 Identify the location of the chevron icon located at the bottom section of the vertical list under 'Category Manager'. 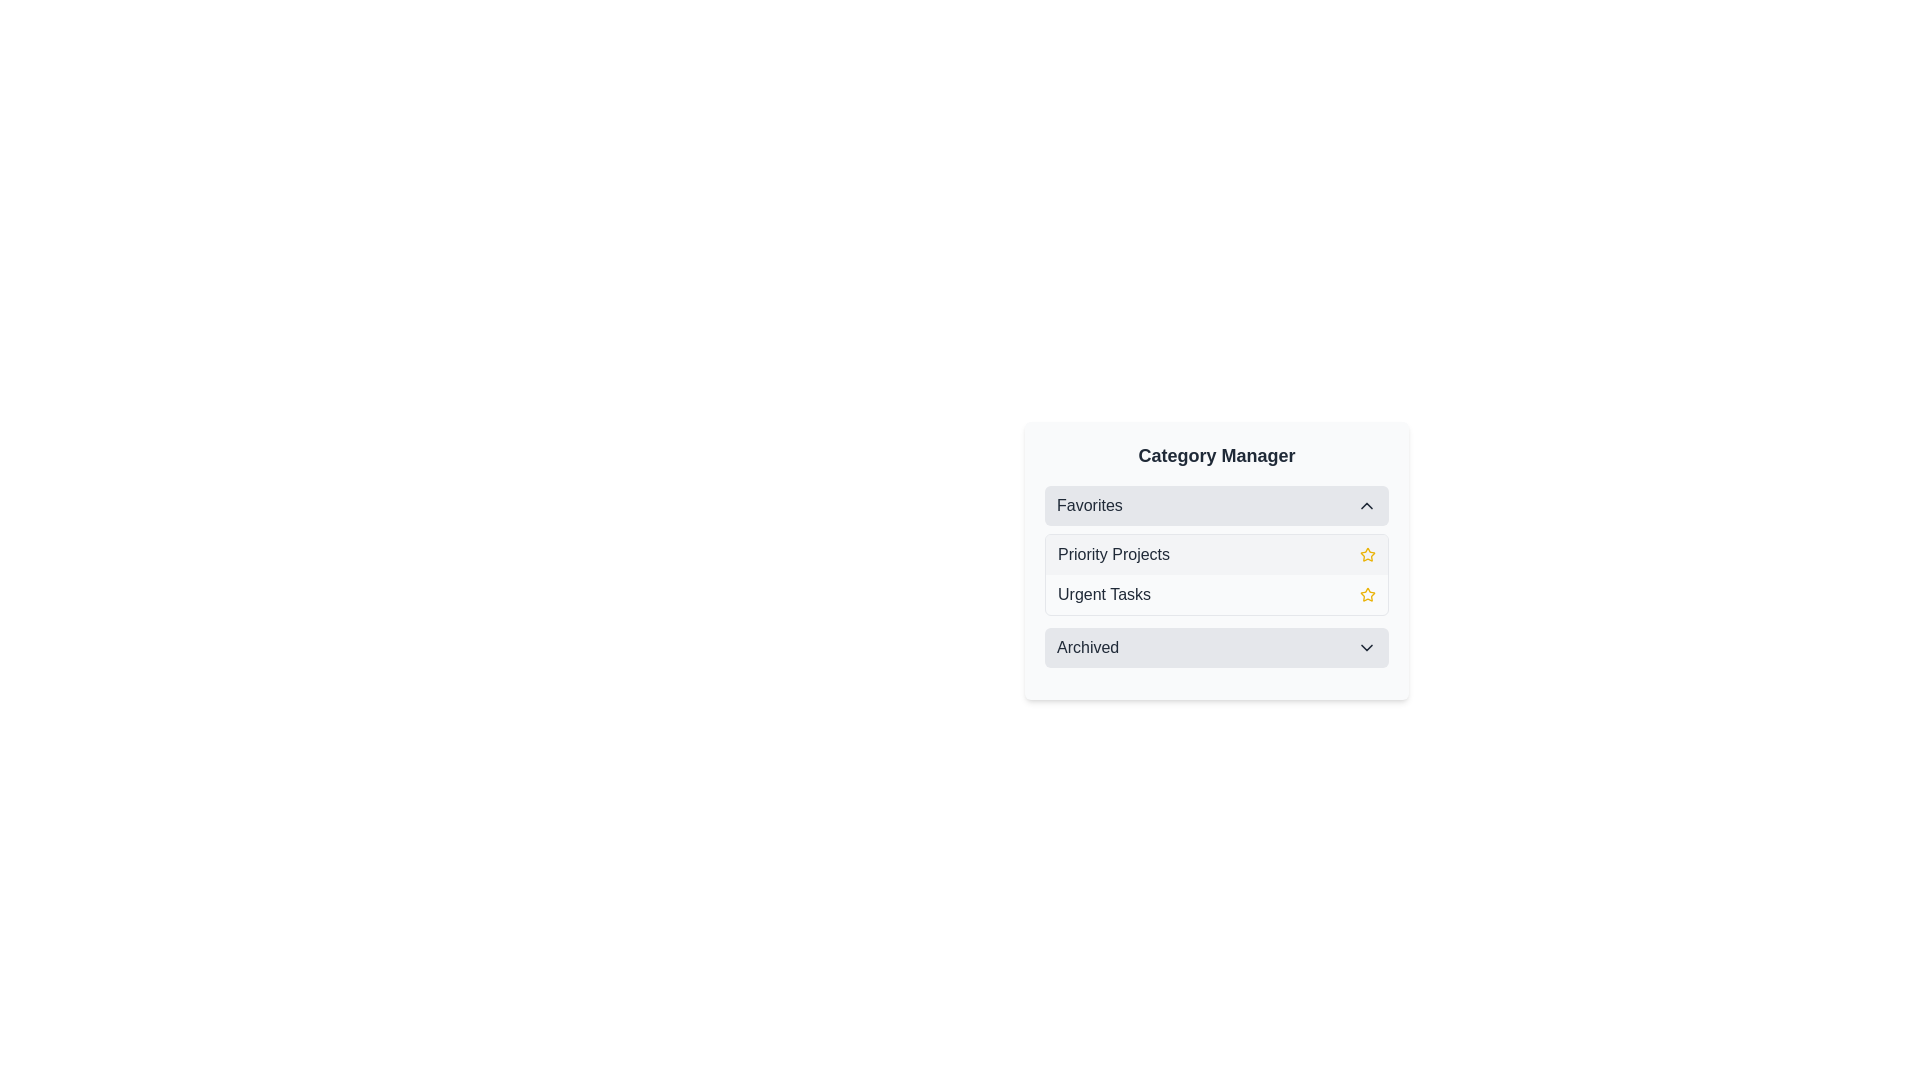
(1366, 648).